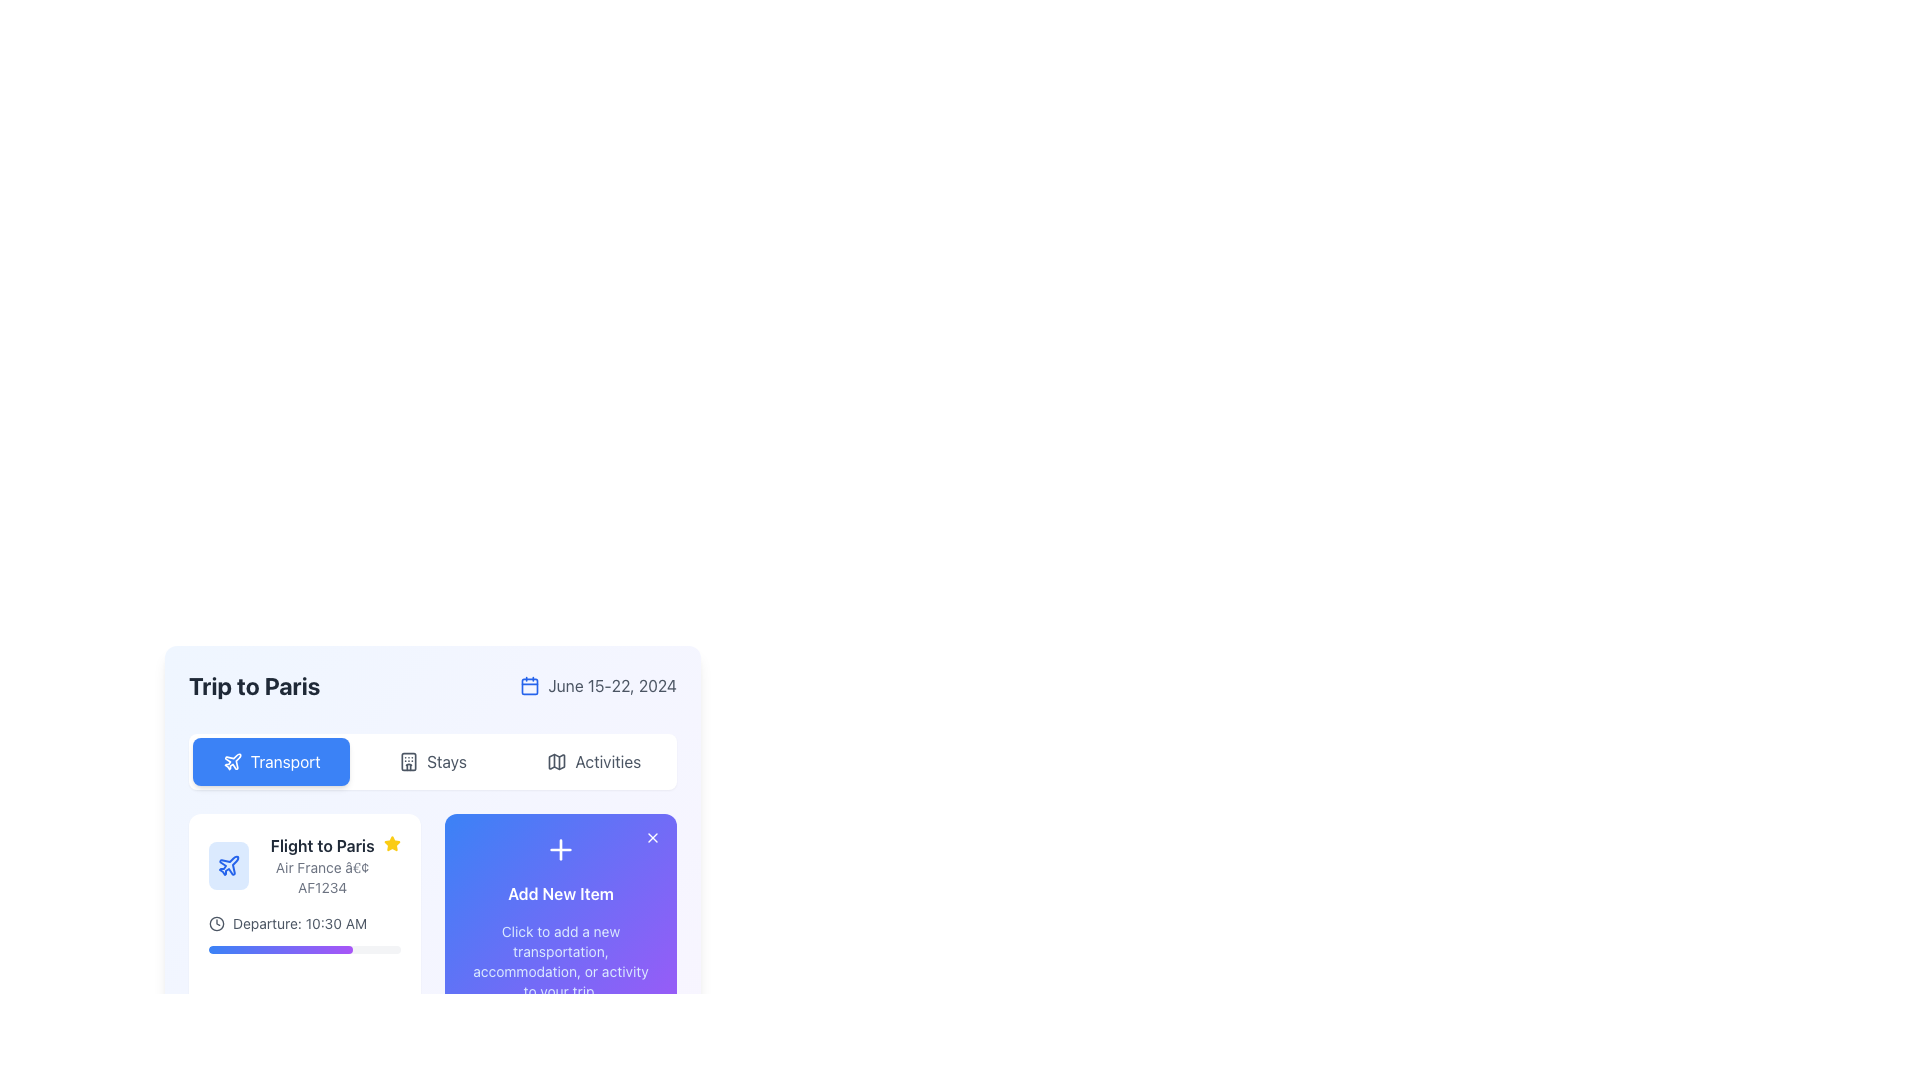 The width and height of the screenshot is (1920, 1080). What do you see at coordinates (229, 864) in the screenshot?
I see `the airplane icon with thin blue strokes, styled in a modern outline design, located on the 'Flight to Paris' card in the 'Transport' tab` at bounding box center [229, 864].